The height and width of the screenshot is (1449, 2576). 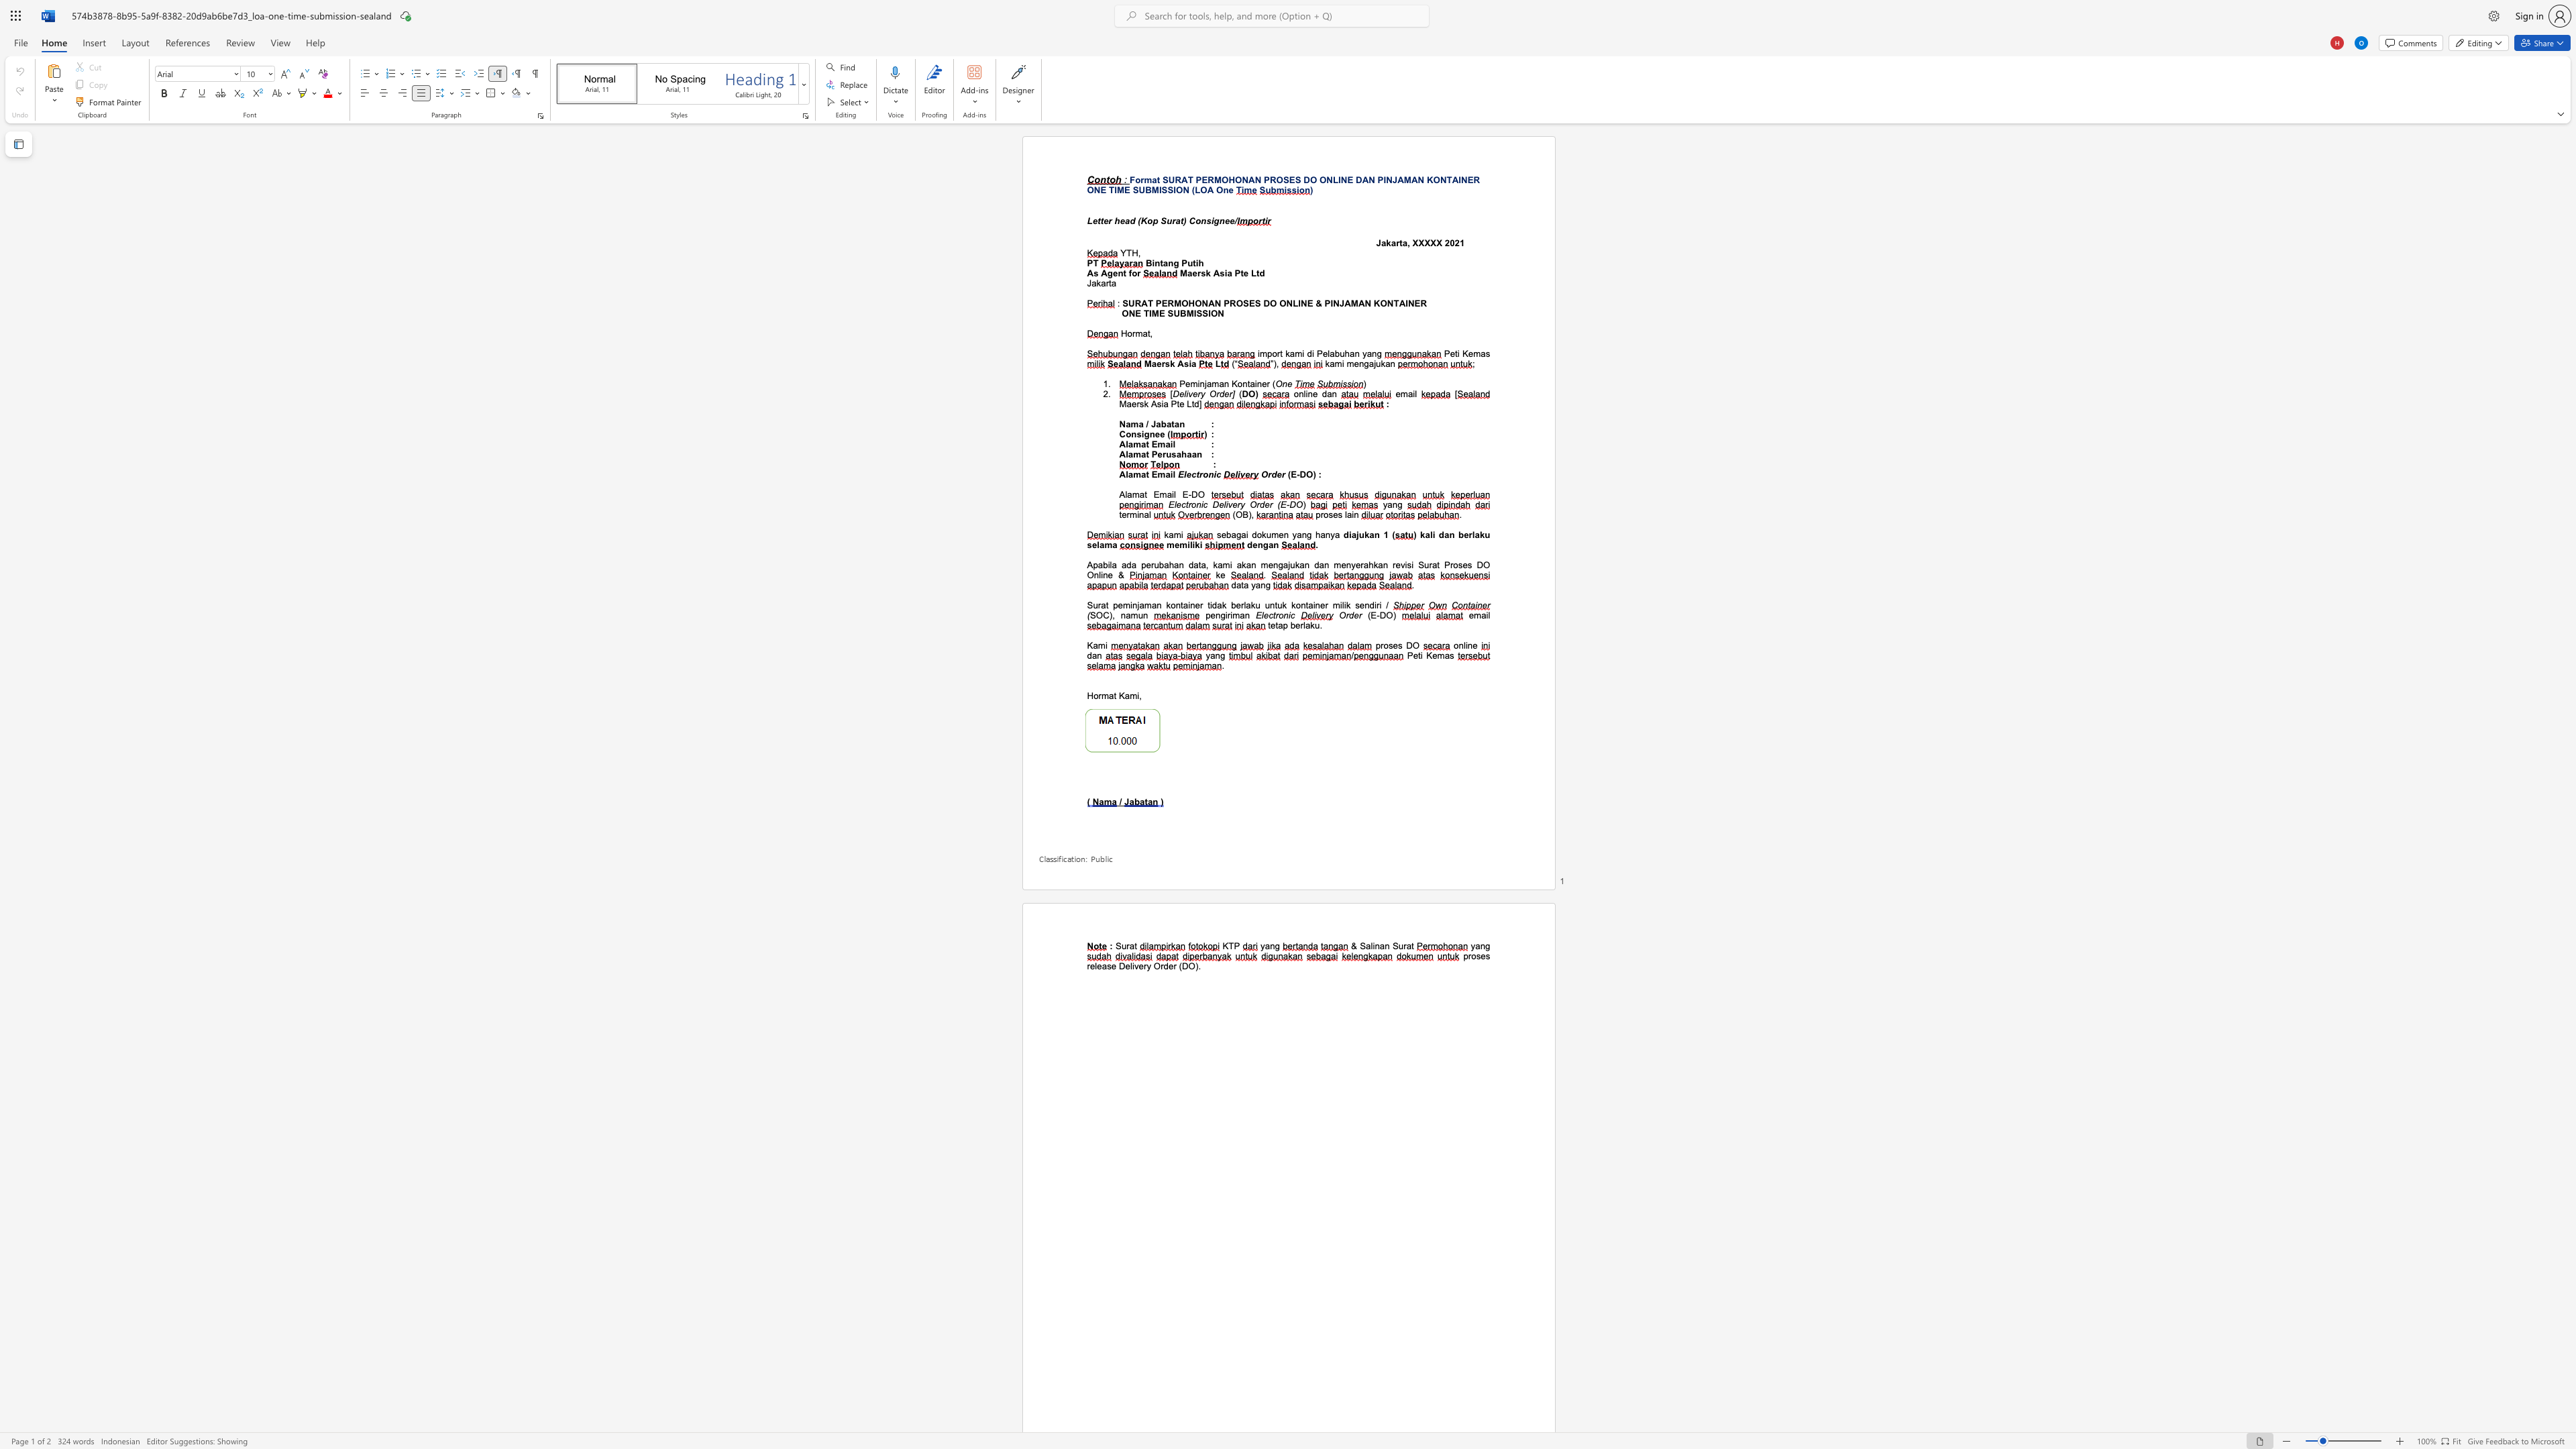 I want to click on the space between the continuous character "o" and "s" in the text, so click(x=1387, y=644).